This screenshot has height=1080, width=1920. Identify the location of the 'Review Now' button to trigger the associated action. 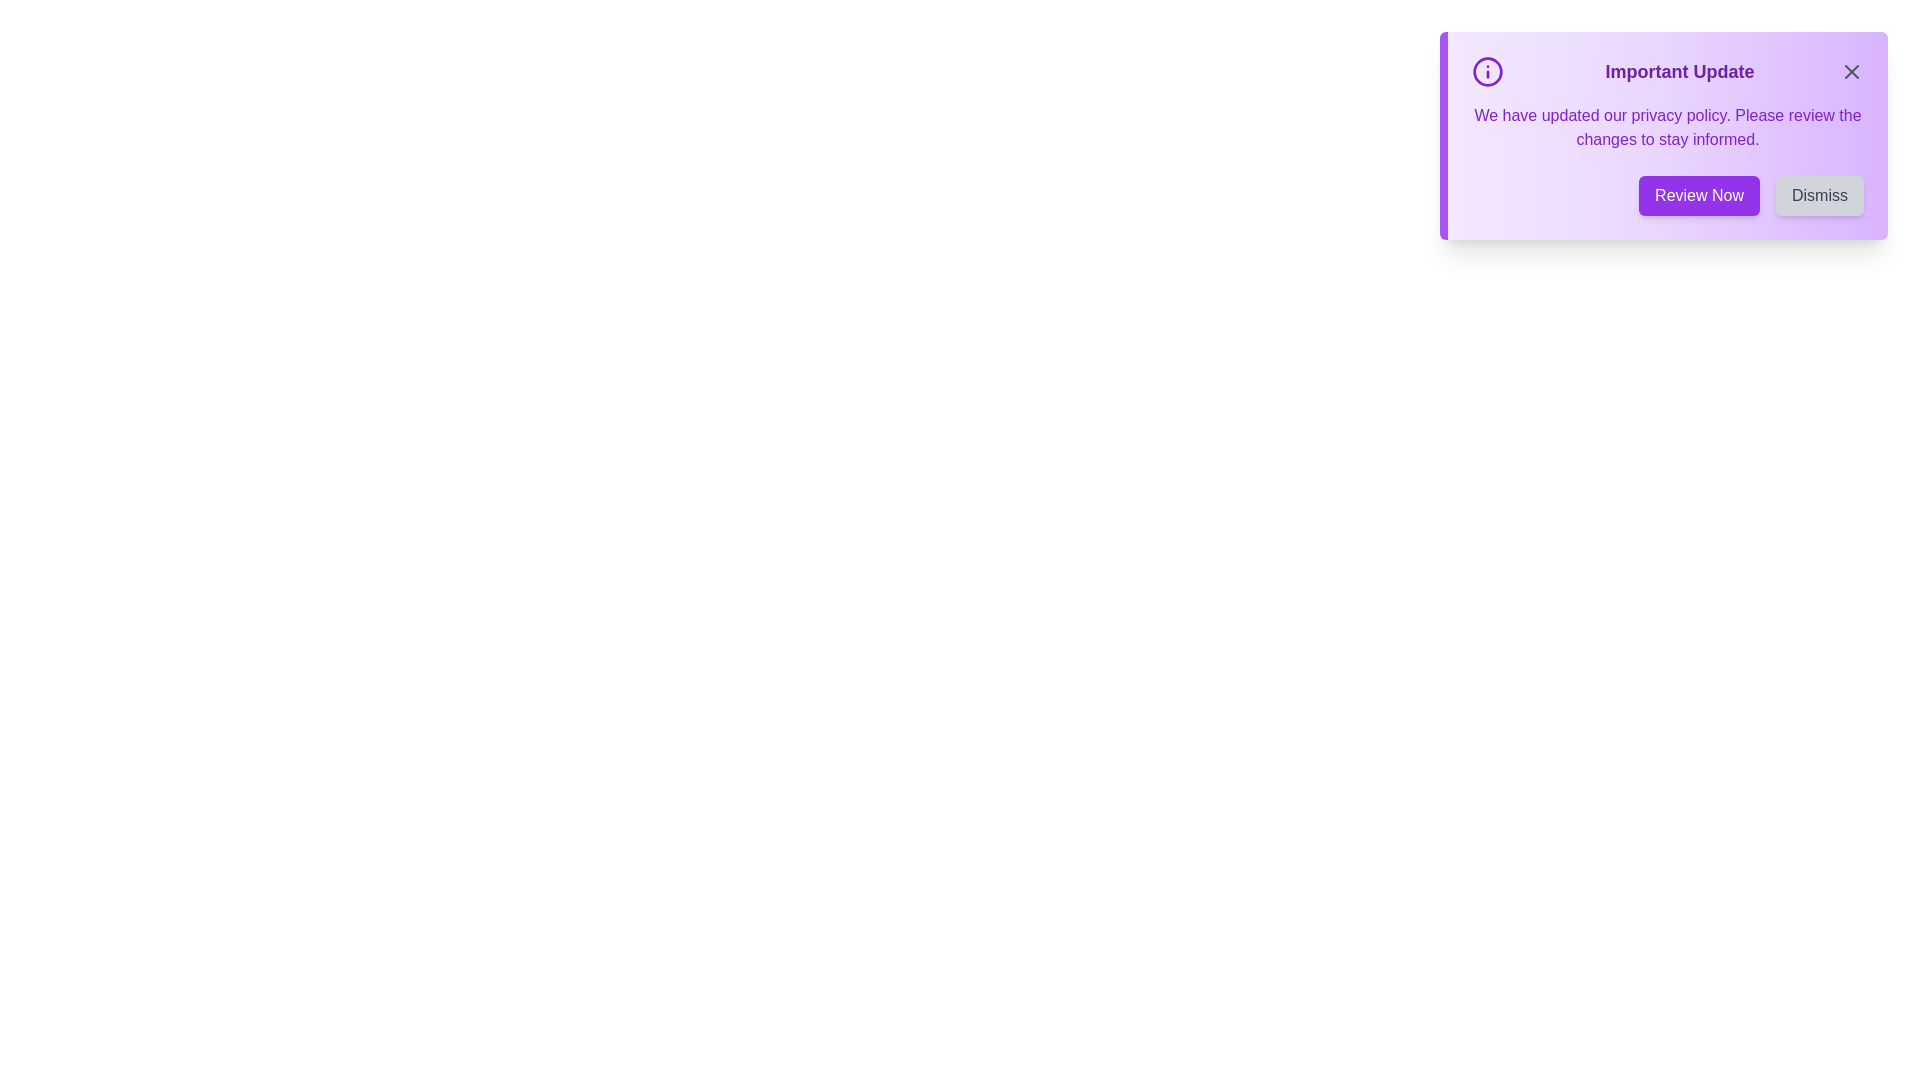
(1698, 196).